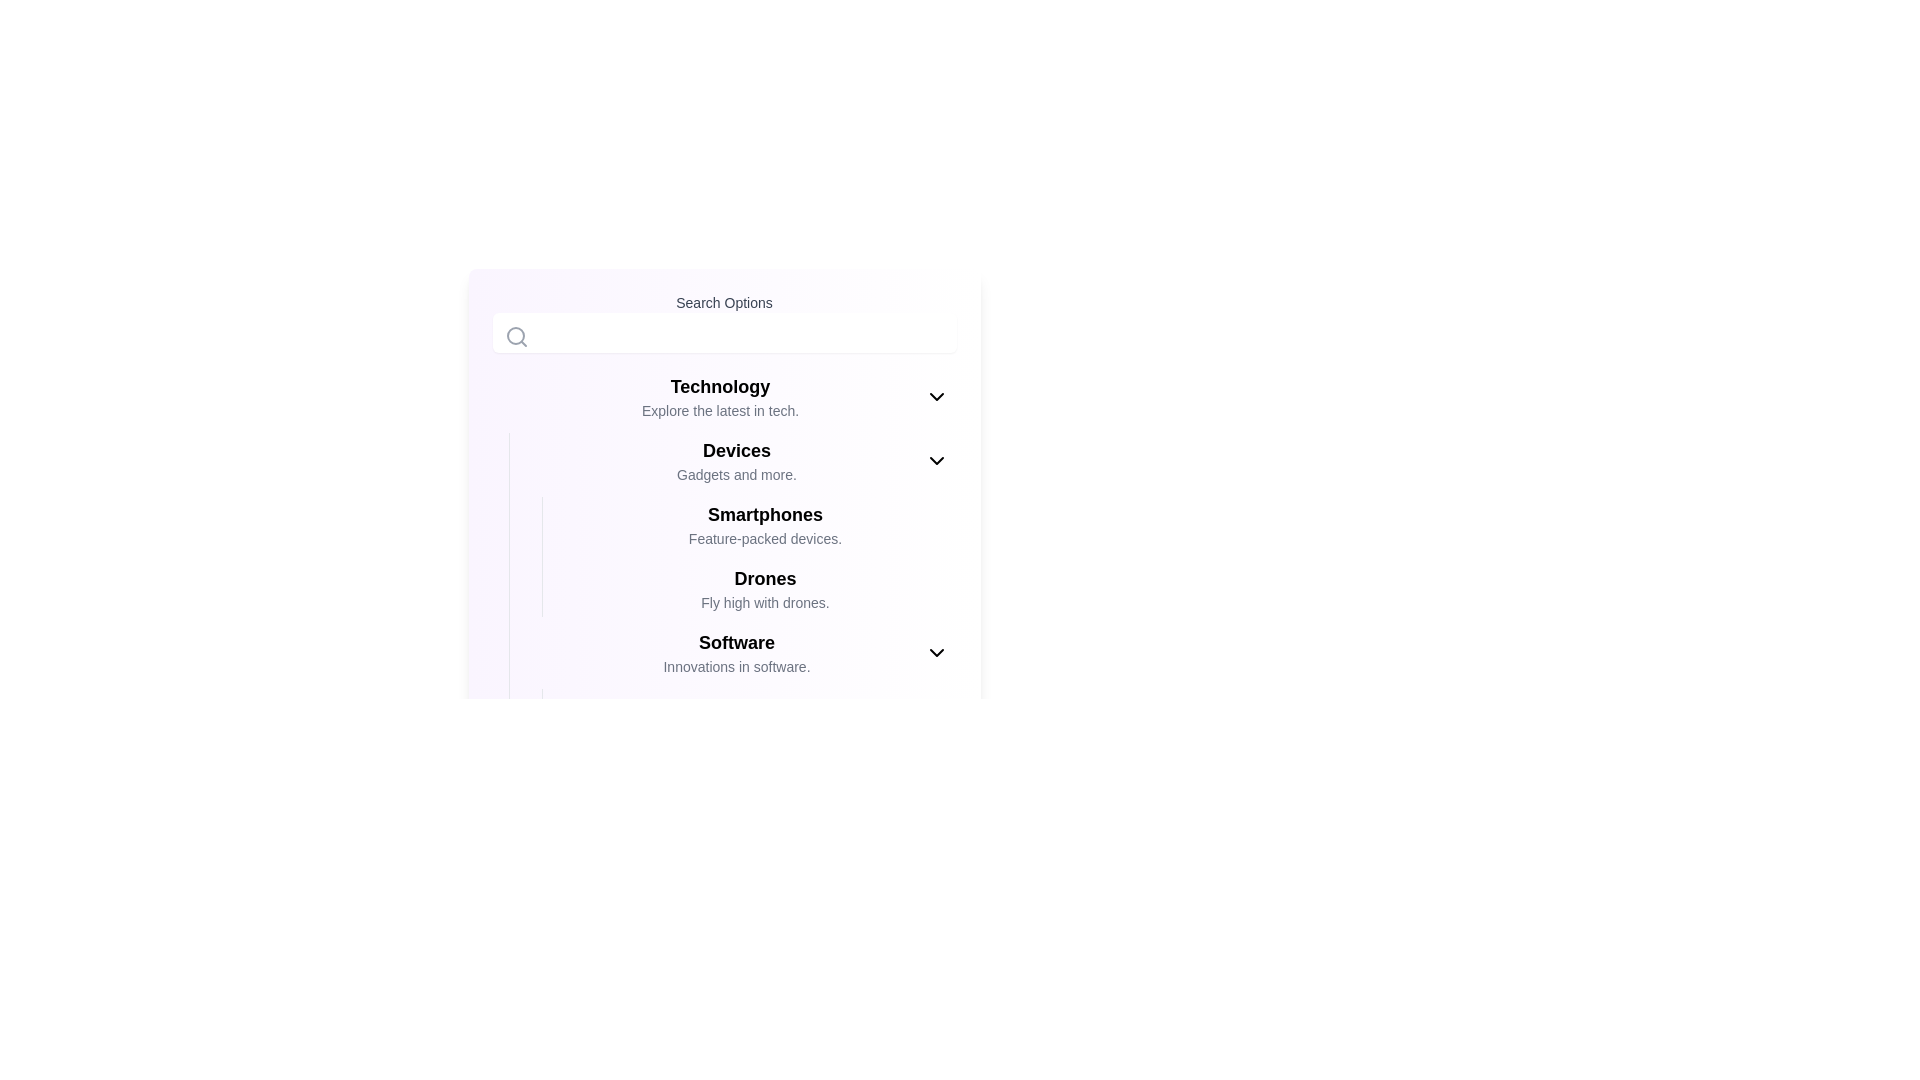 Image resolution: width=1920 pixels, height=1080 pixels. I want to click on the toggle icon located on the right side of the 'Devices' section, so click(935, 461).